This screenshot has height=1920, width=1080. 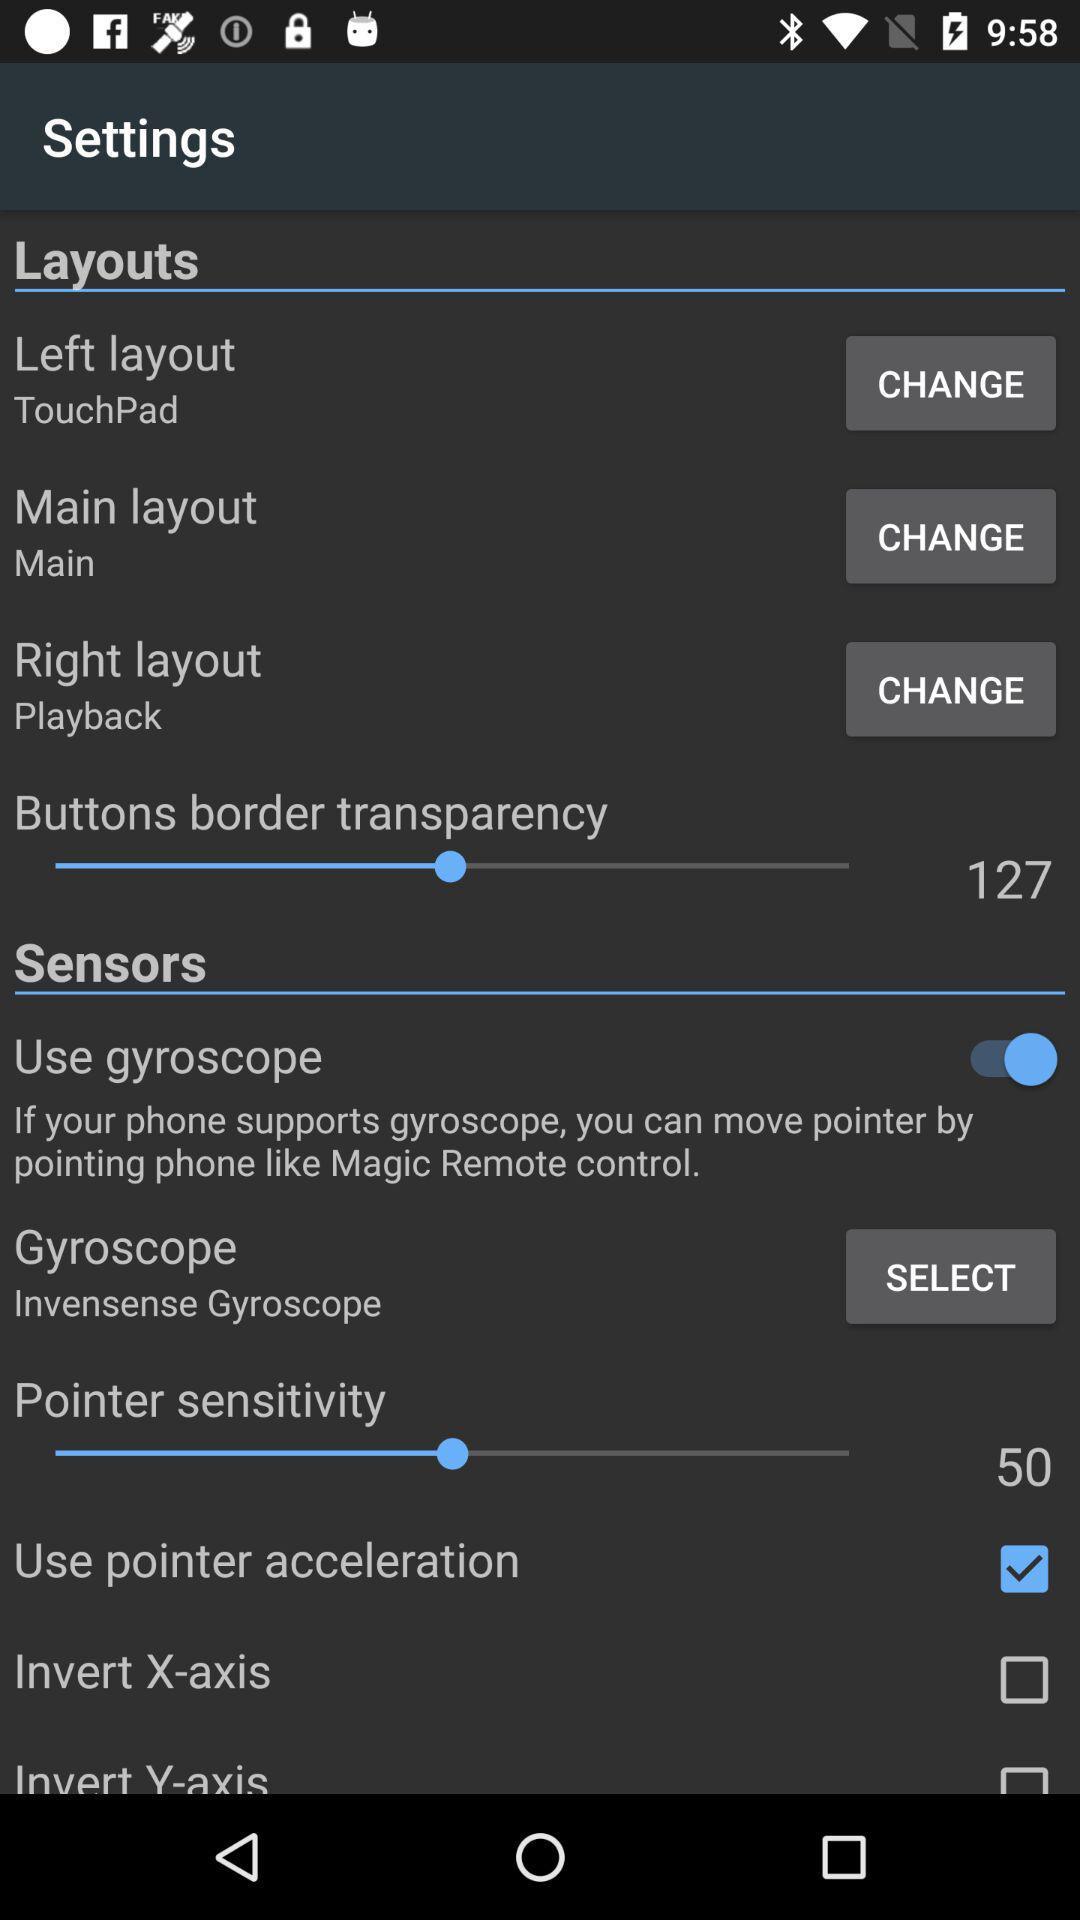 I want to click on invert y axis, so click(x=1024, y=1771).